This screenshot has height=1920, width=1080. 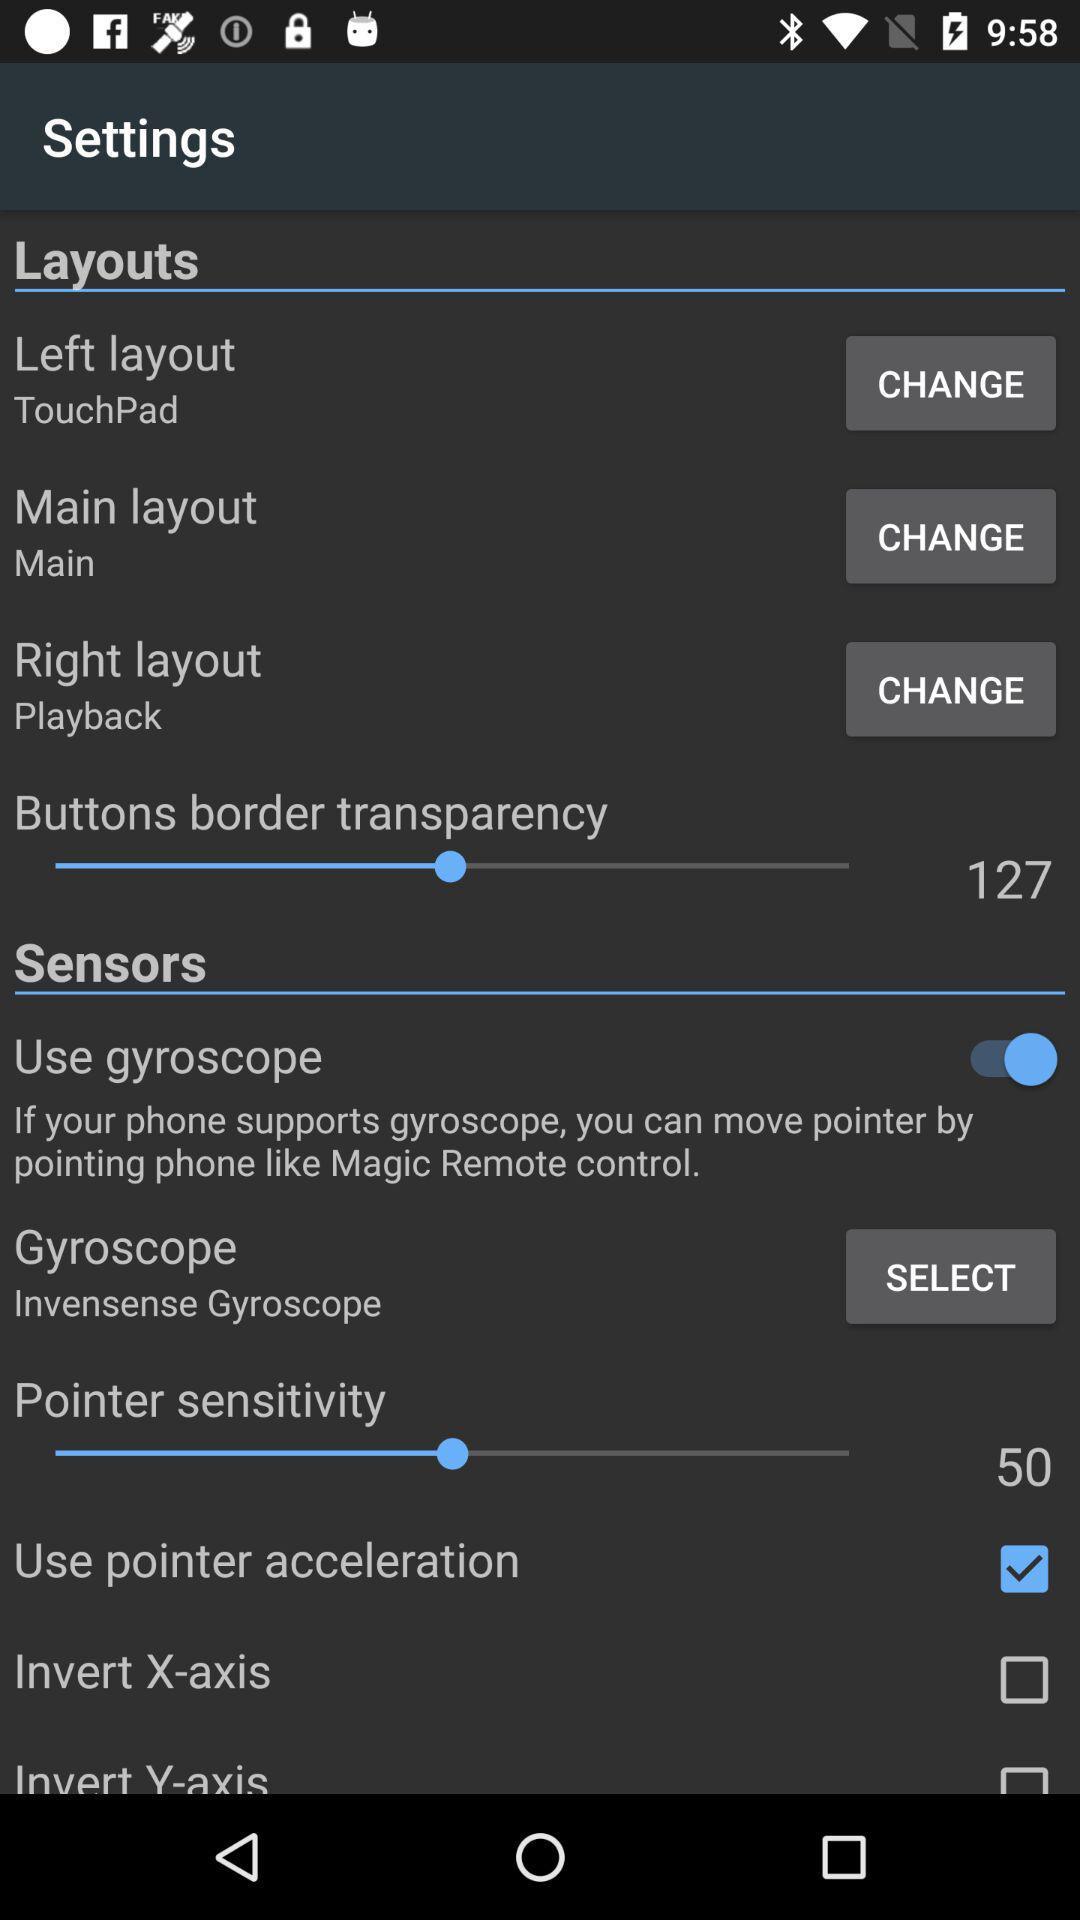 I want to click on invert y axis, so click(x=1024, y=1771).